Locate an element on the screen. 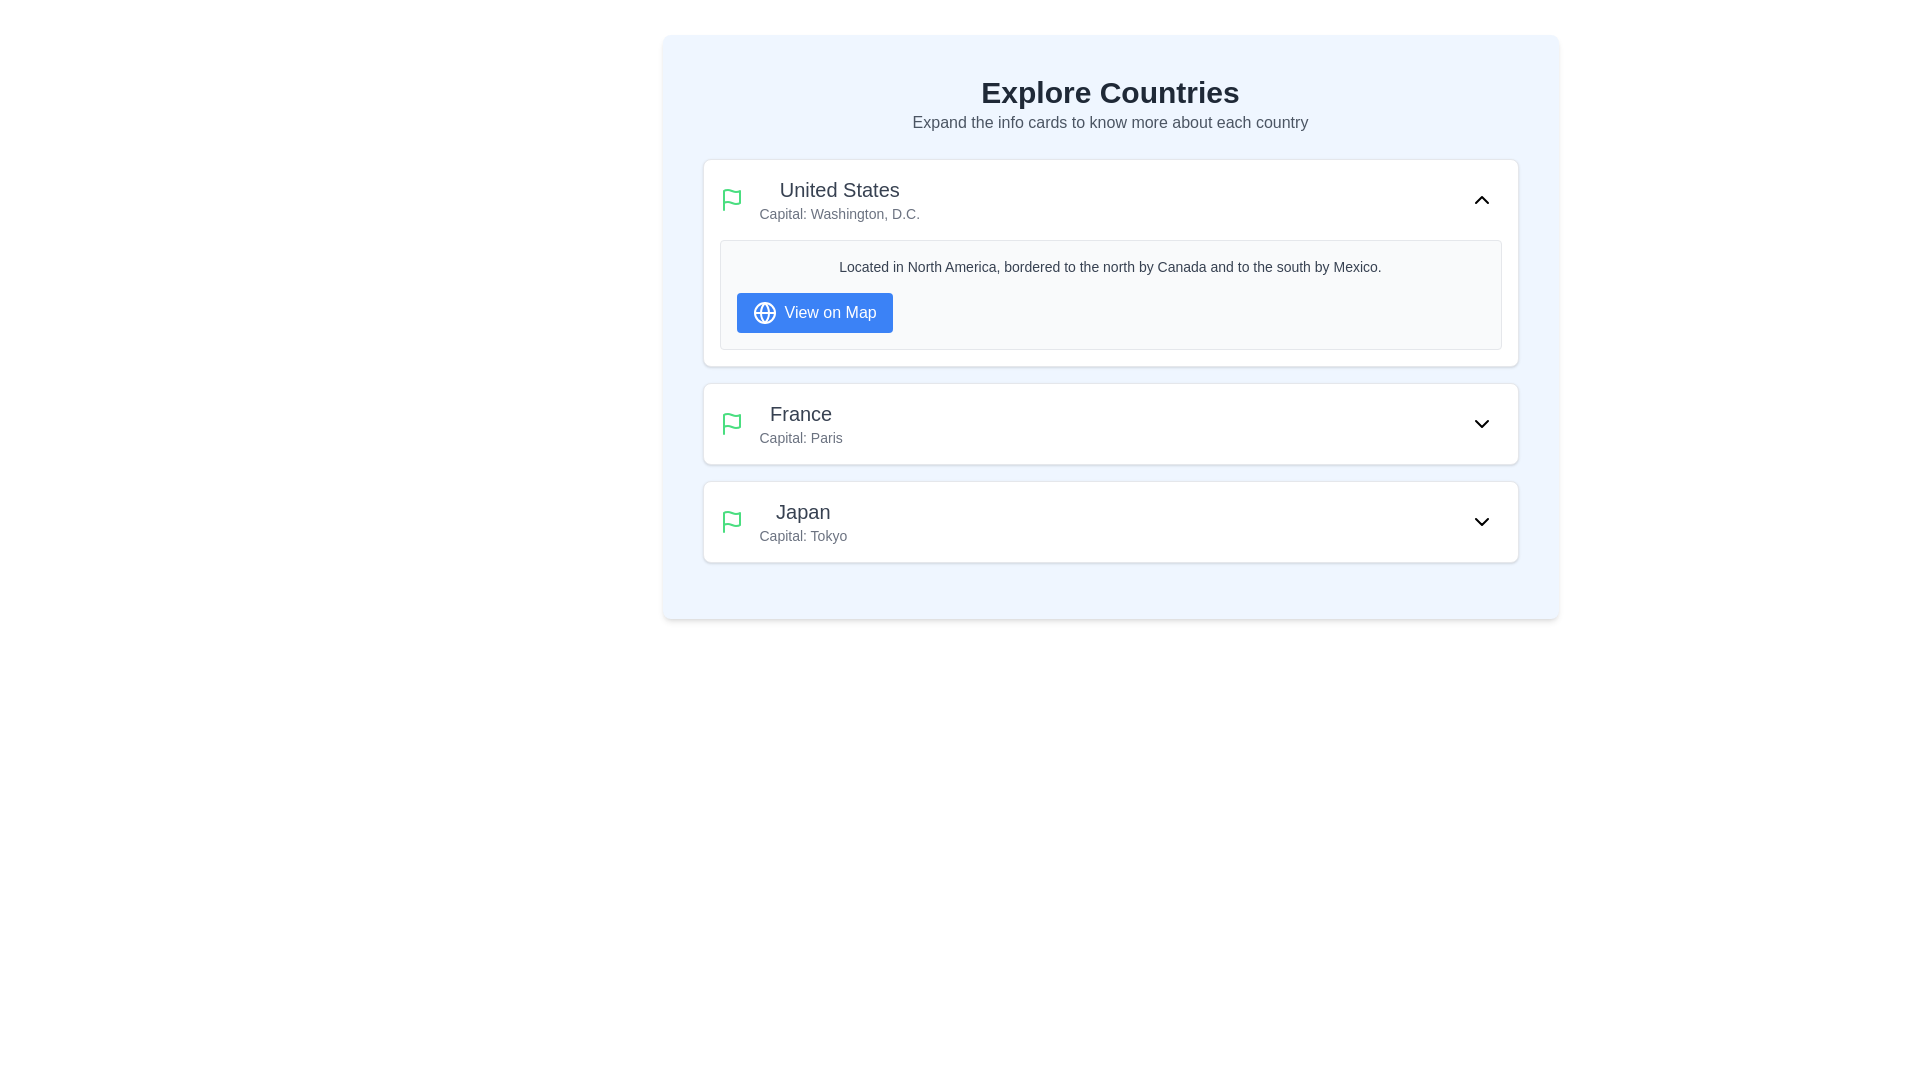  text label indicating the name of the country (Japan) located in the third card of a vertically stacked list of cards, positioned above the description 'Capital: Tokyo' is located at coordinates (803, 511).